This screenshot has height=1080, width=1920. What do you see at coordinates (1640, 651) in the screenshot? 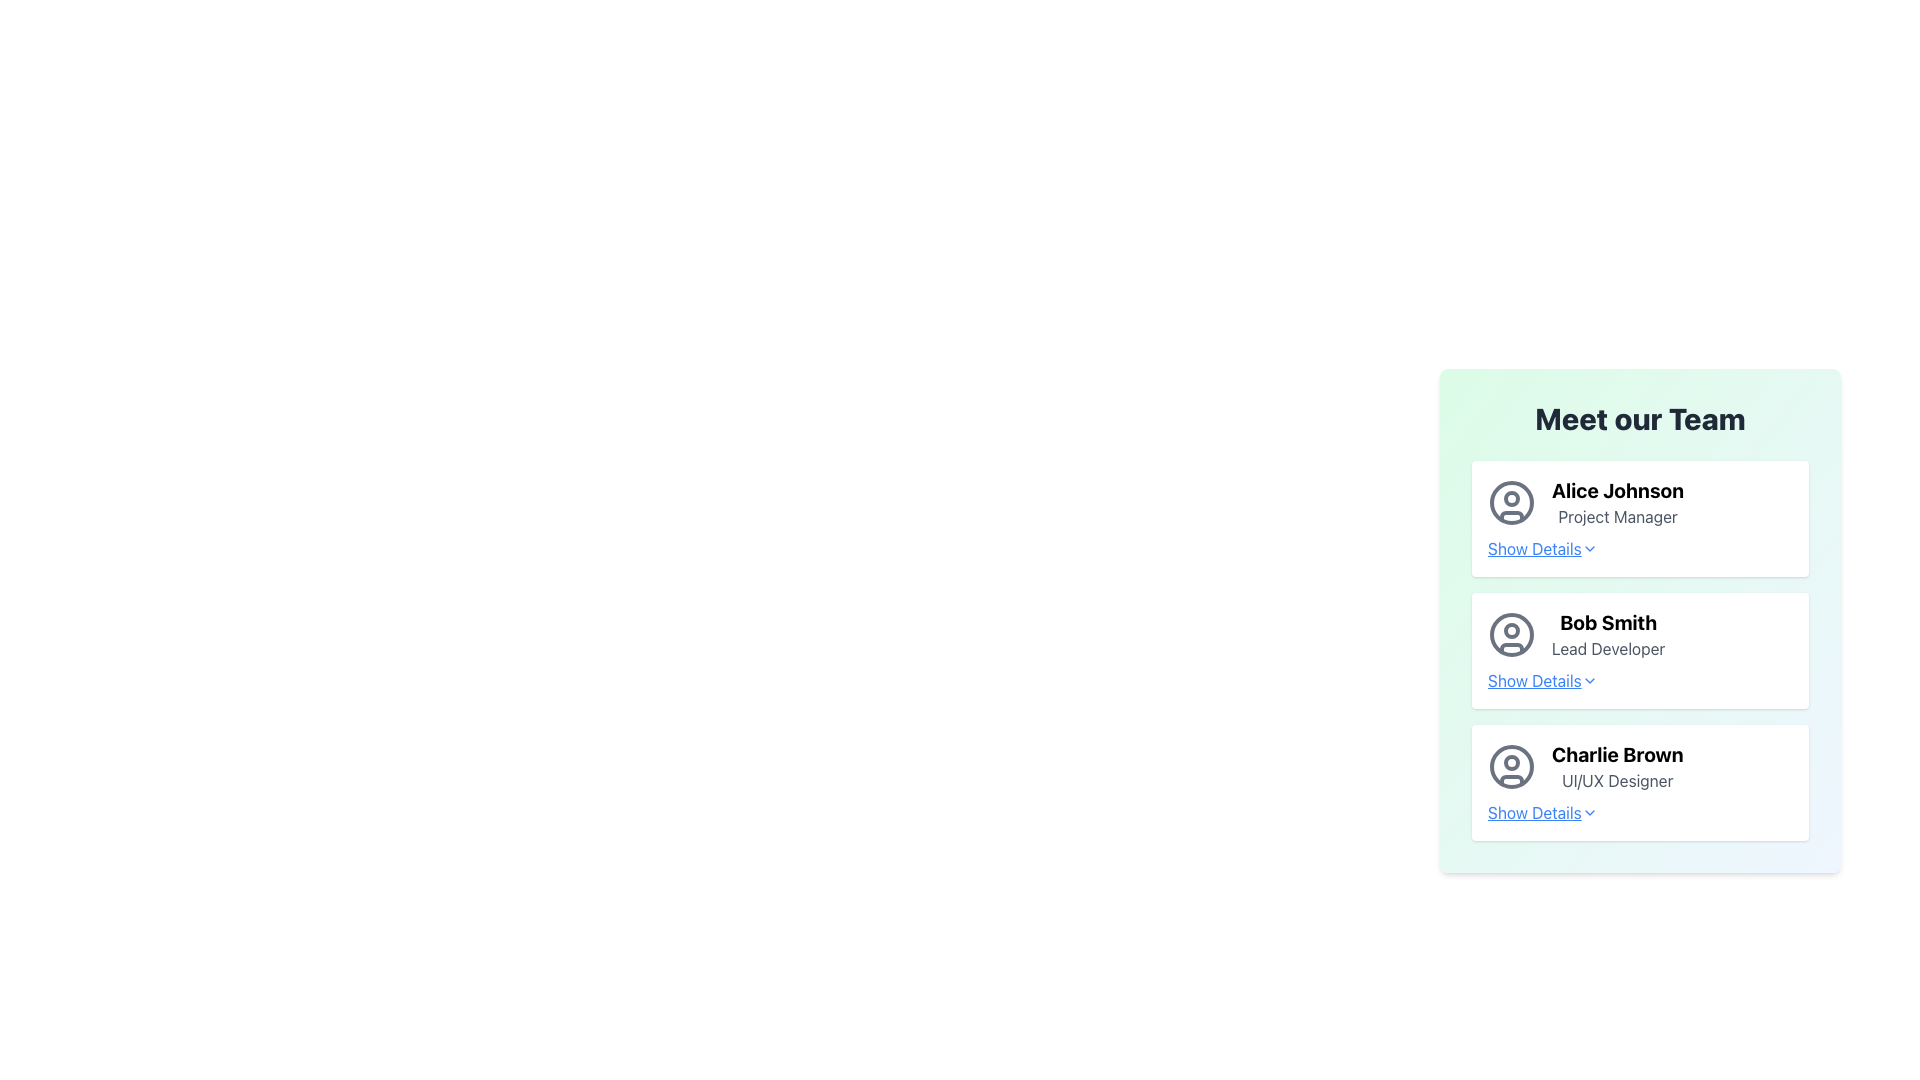
I see `the profile of 'Bob Smith', the Lead Developer` at bounding box center [1640, 651].